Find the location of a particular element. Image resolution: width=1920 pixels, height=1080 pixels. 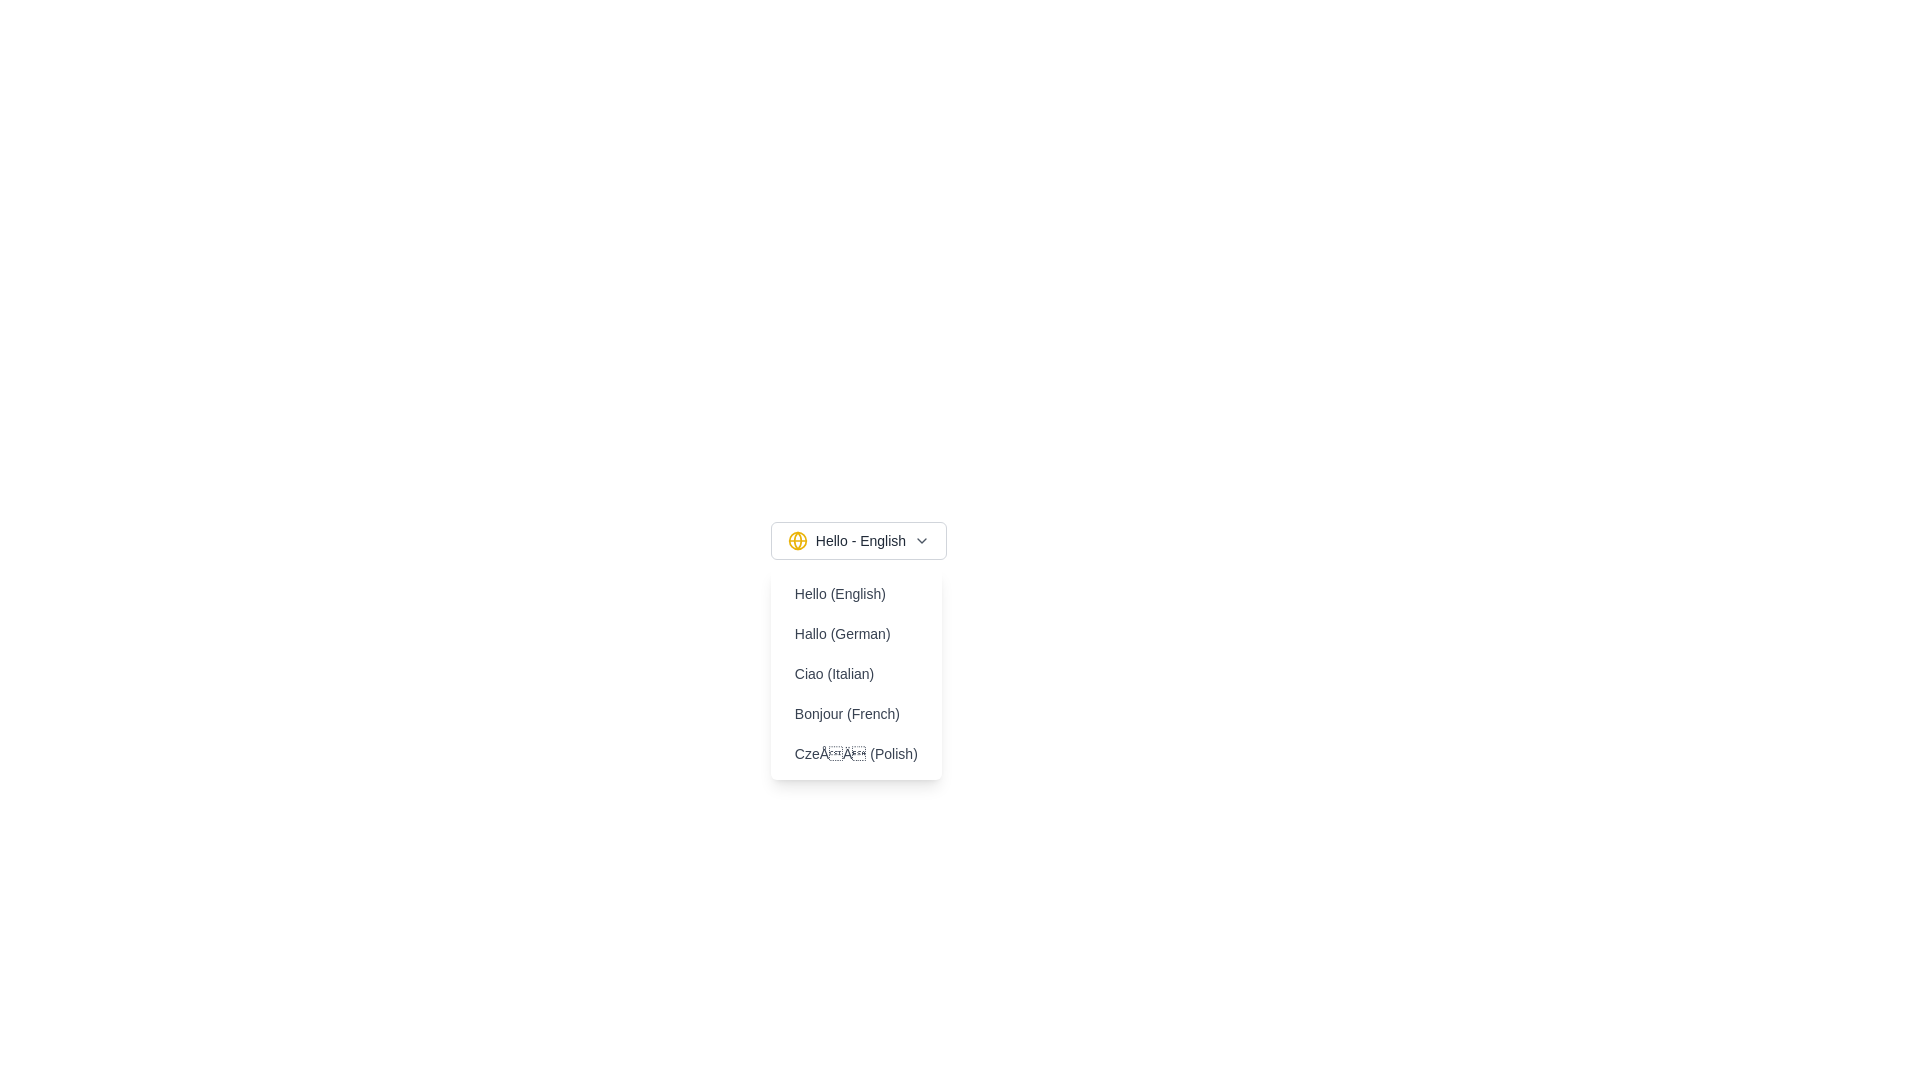

text of the label displaying 'Hello - English', which is centrally located in the dropdown header section, between a globe icon and a downward arrow is located at coordinates (860, 540).